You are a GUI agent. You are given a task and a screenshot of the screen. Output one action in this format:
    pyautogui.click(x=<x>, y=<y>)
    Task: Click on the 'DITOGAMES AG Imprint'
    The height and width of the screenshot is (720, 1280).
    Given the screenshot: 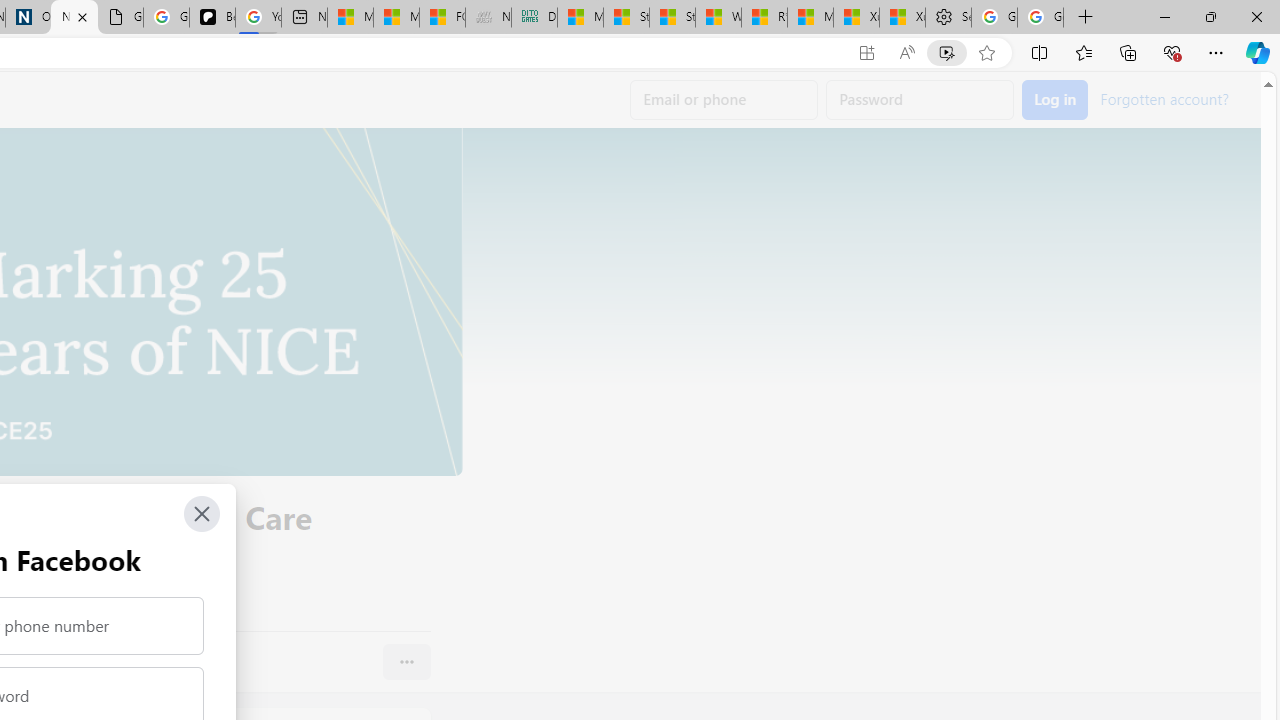 What is the action you would take?
    pyautogui.click(x=534, y=17)
    